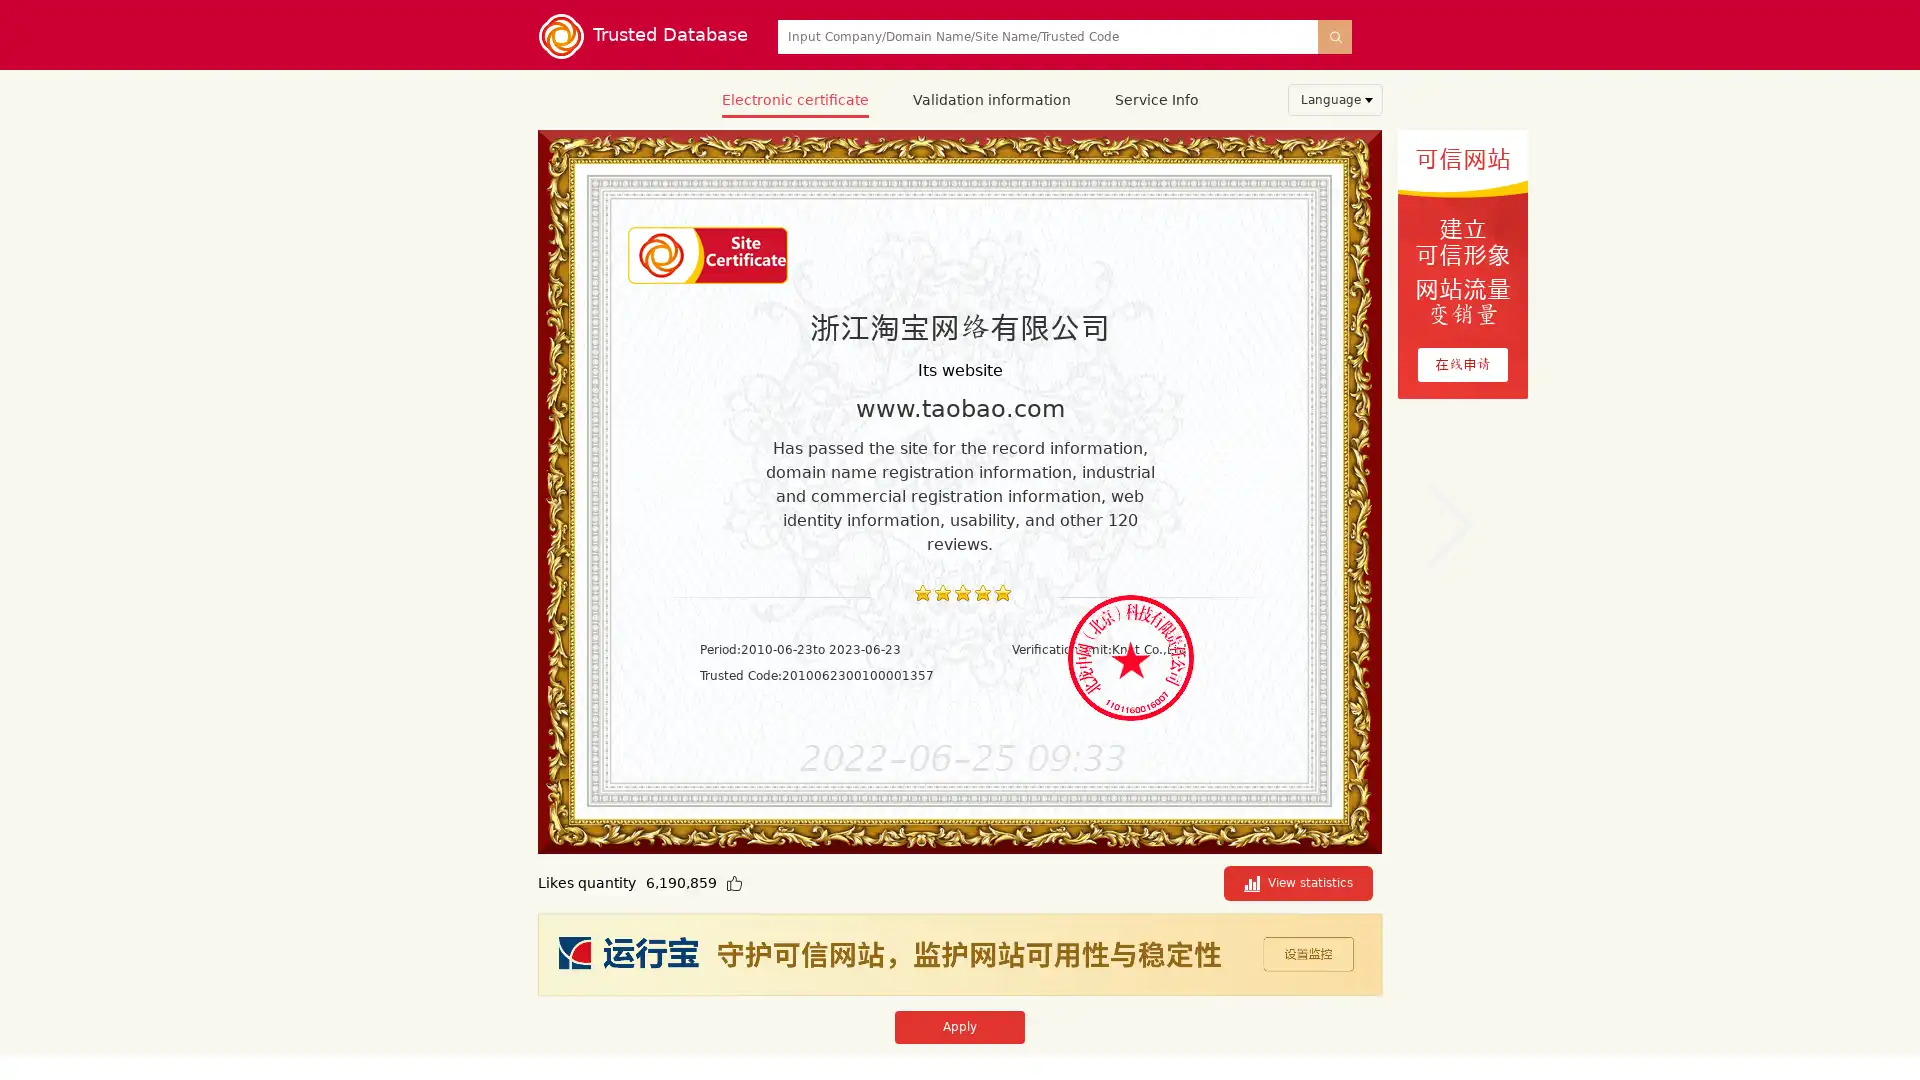 Image resolution: width=1920 pixels, height=1080 pixels. What do you see at coordinates (1334, 37) in the screenshot?
I see `Inquiry` at bounding box center [1334, 37].